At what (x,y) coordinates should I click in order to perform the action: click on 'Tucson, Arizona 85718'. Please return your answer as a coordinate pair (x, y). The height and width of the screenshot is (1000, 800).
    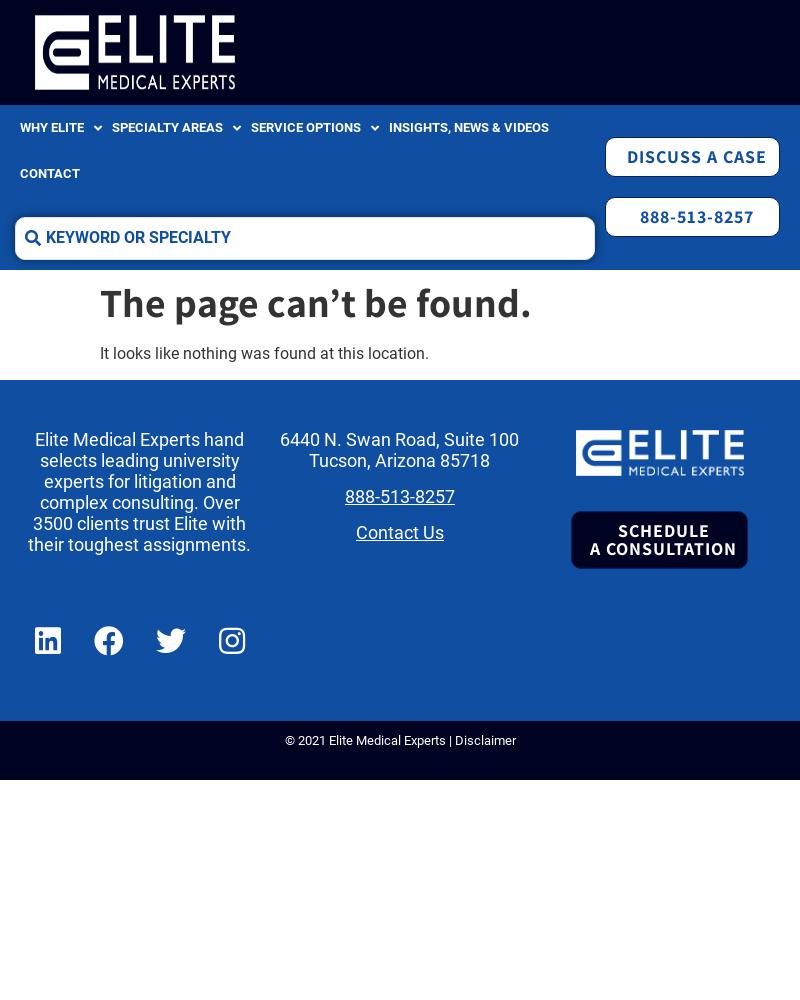
    Looking at the image, I should click on (398, 460).